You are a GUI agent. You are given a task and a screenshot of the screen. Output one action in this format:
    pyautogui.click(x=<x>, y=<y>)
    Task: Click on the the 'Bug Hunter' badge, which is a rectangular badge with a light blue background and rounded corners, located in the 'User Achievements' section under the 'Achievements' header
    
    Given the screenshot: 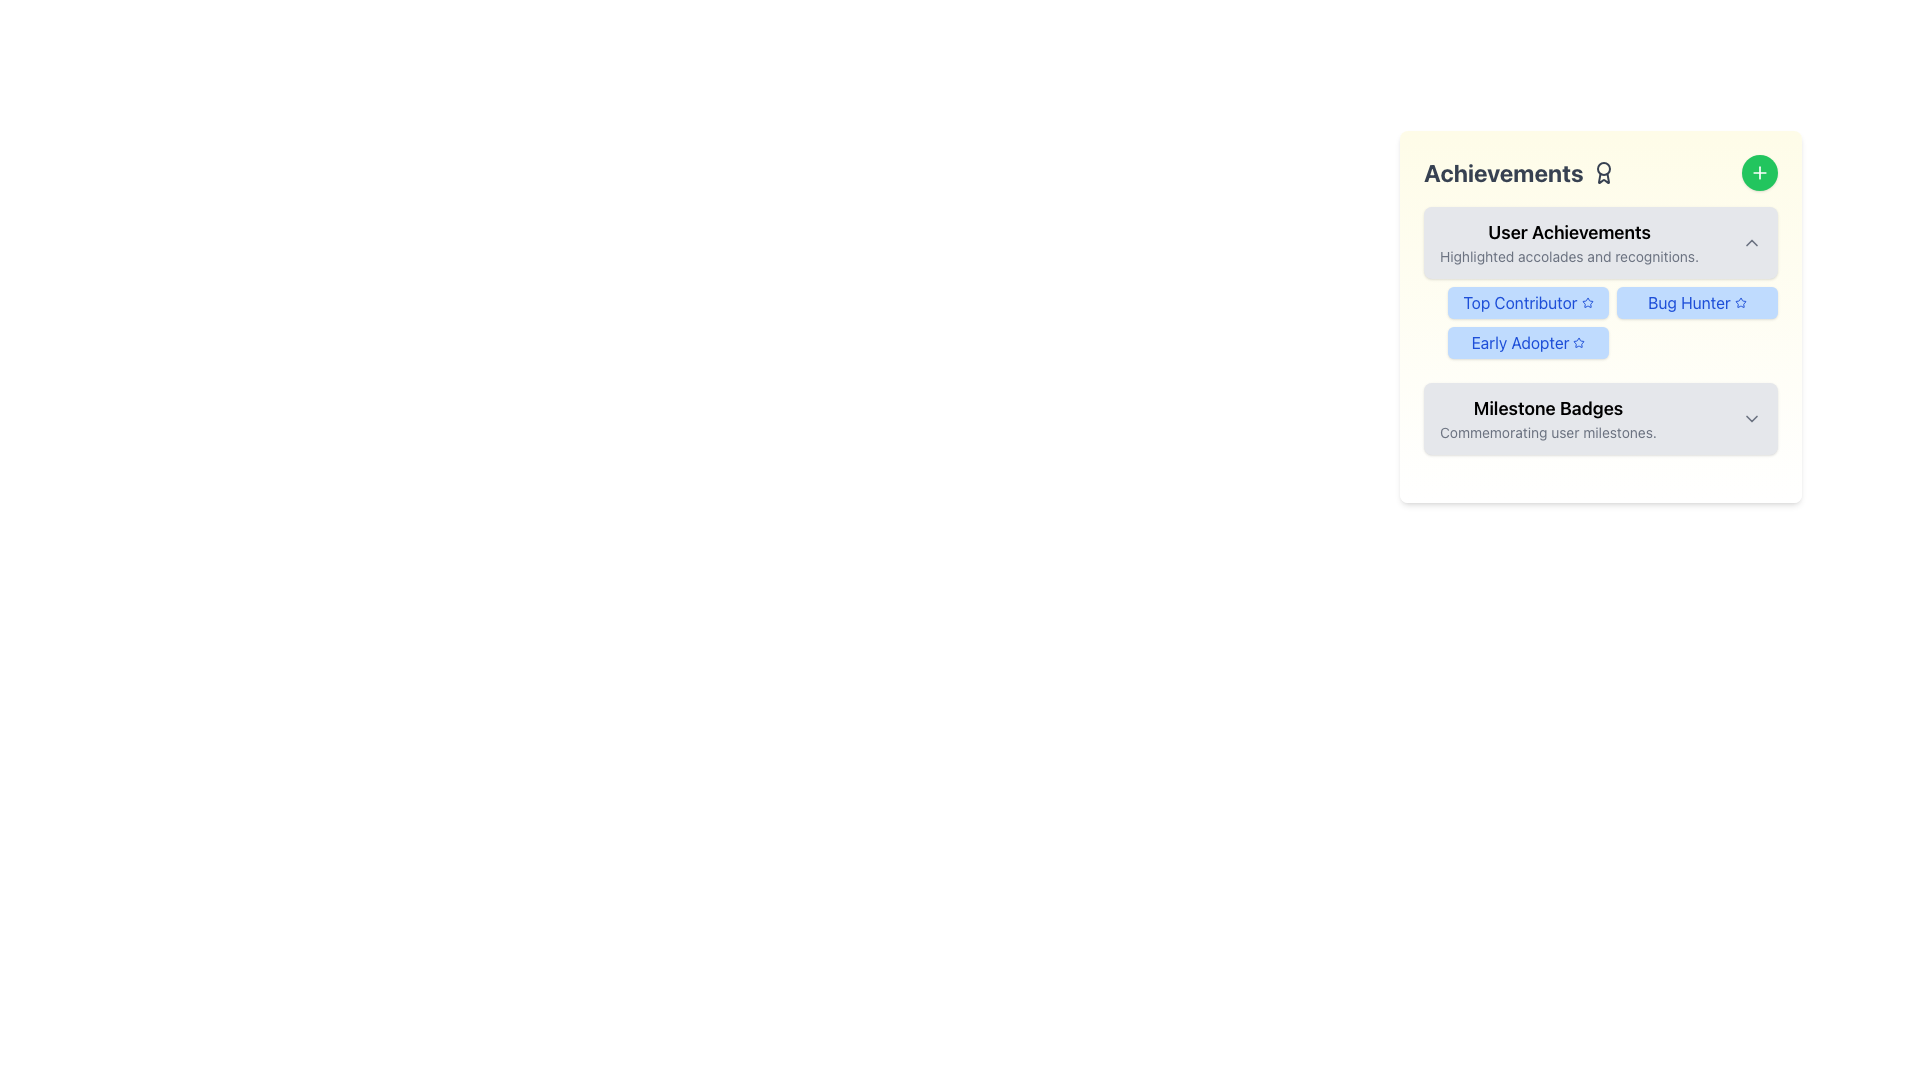 What is the action you would take?
    pyautogui.click(x=1696, y=303)
    